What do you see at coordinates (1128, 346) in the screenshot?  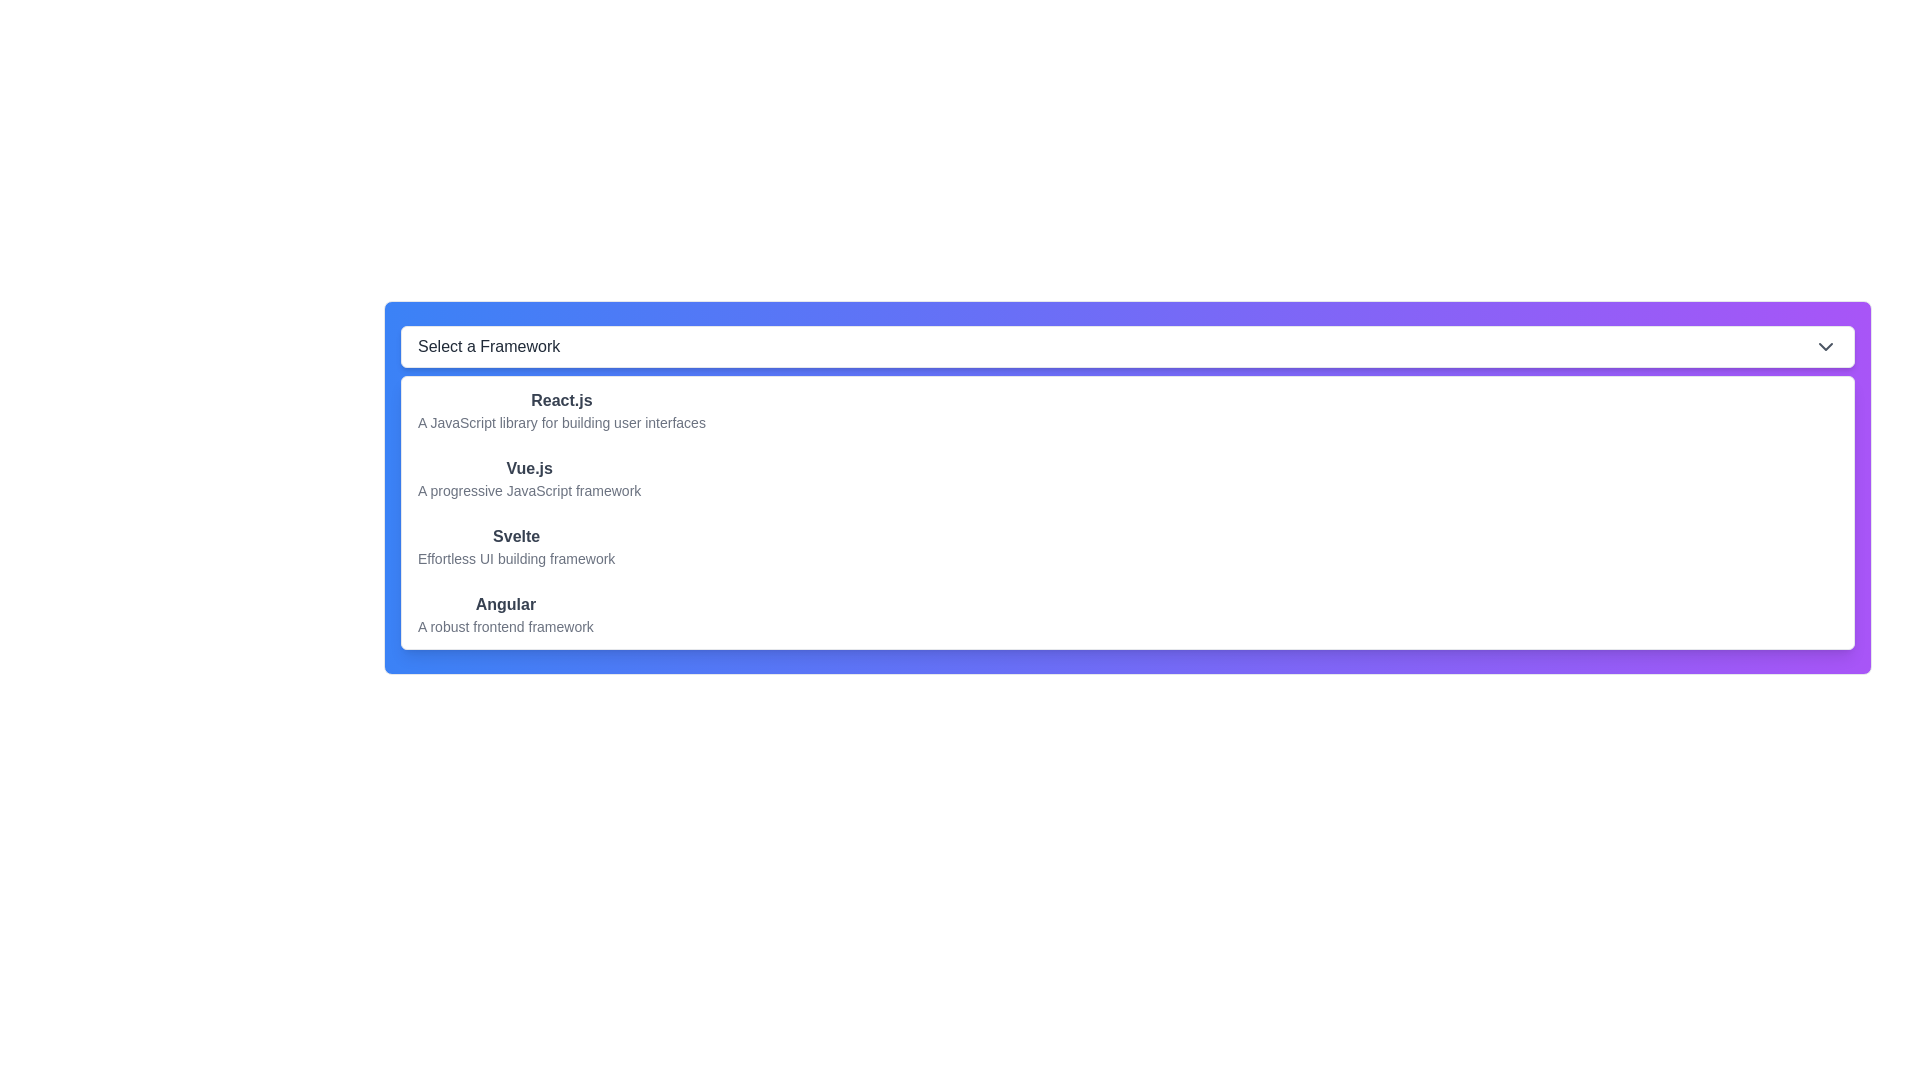 I see `the Dropdown menu` at bounding box center [1128, 346].